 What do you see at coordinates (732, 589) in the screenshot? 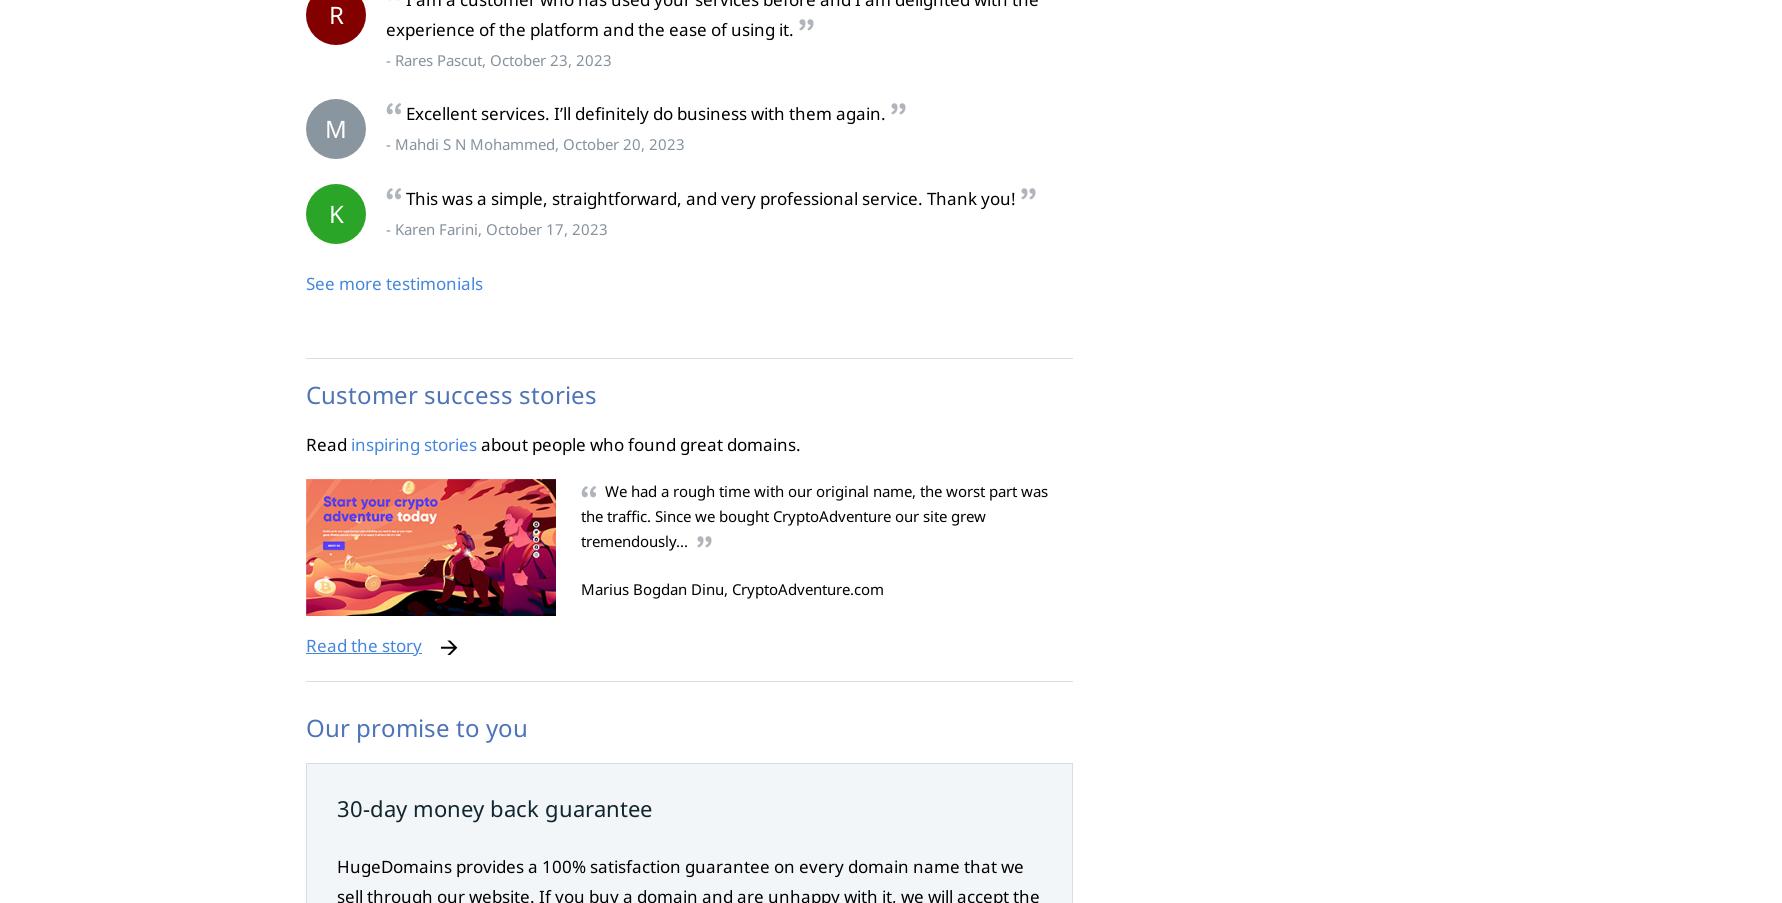
I see `'Marius Bogdan Dinu, CryptoAdventure.com'` at bounding box center [732, 589].